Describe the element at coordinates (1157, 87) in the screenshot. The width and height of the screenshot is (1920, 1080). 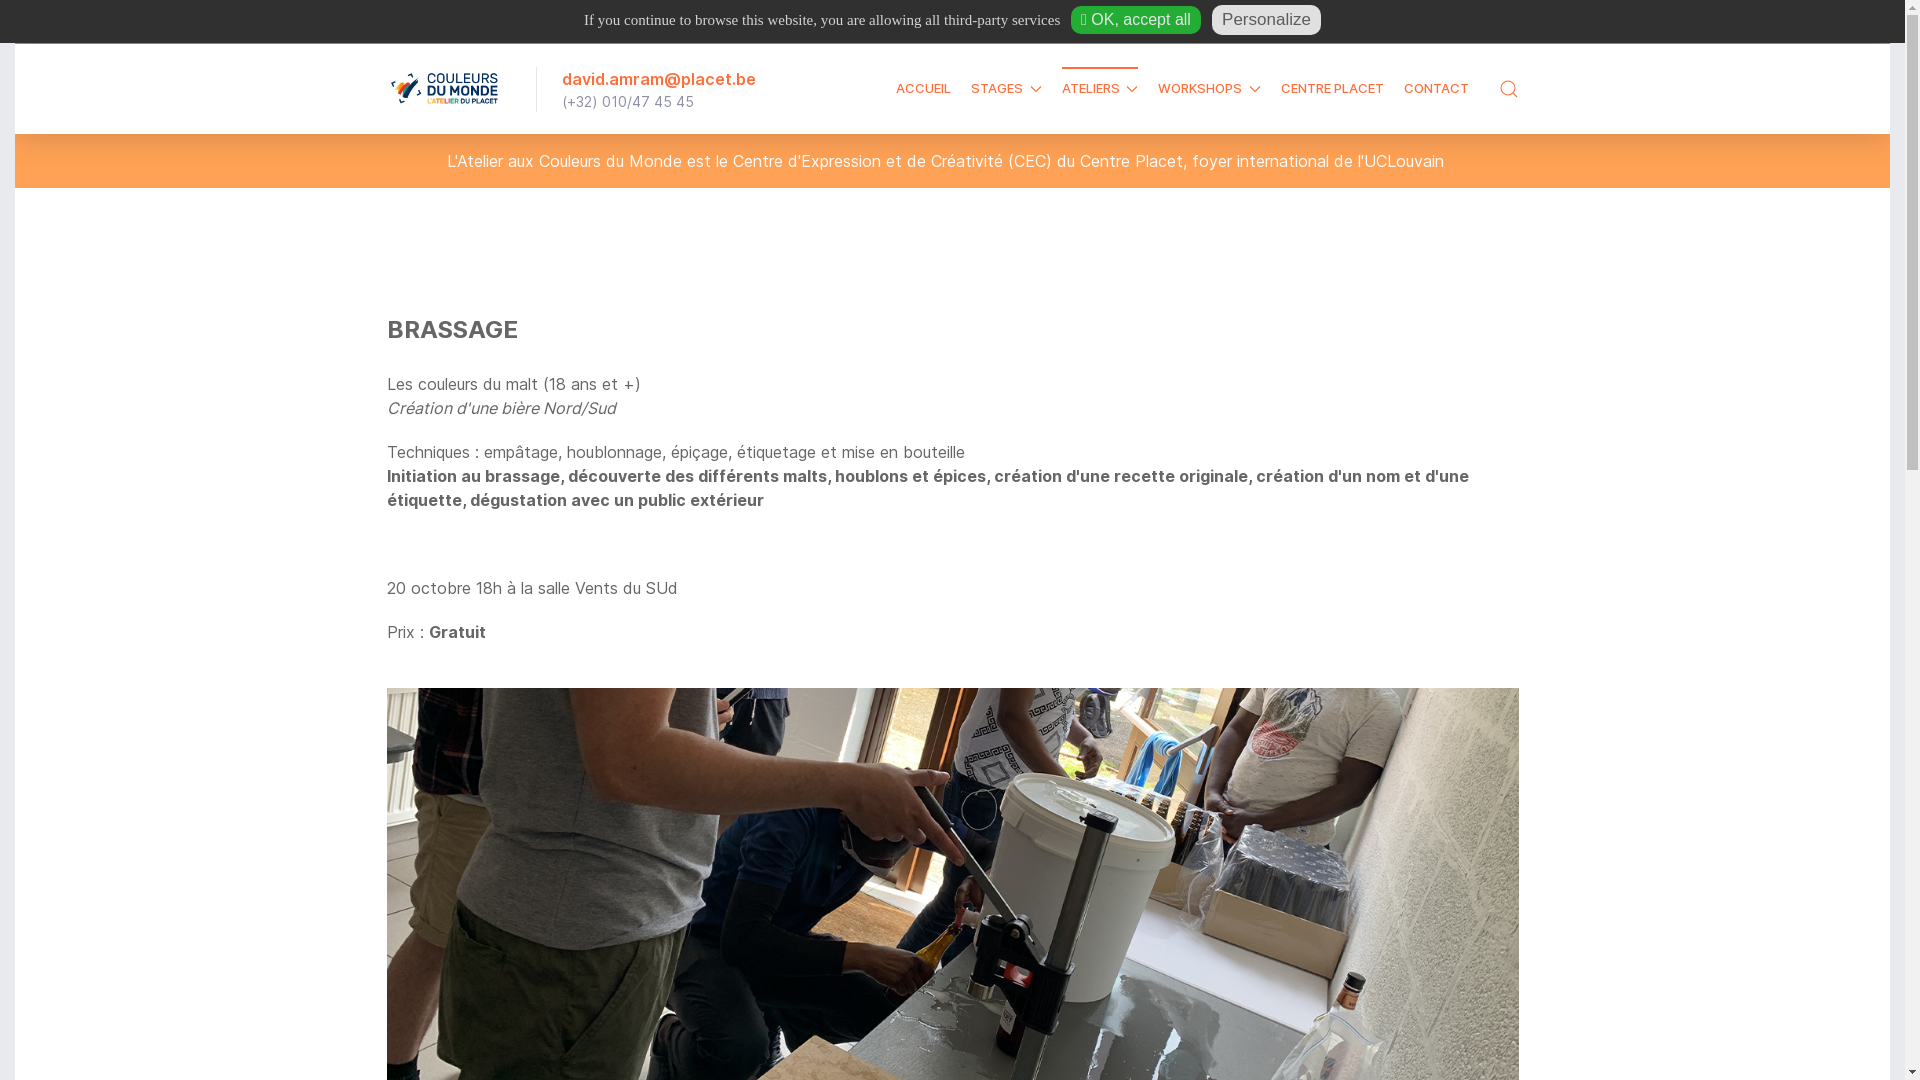
I see `'WORKSHOPS'` at that location.